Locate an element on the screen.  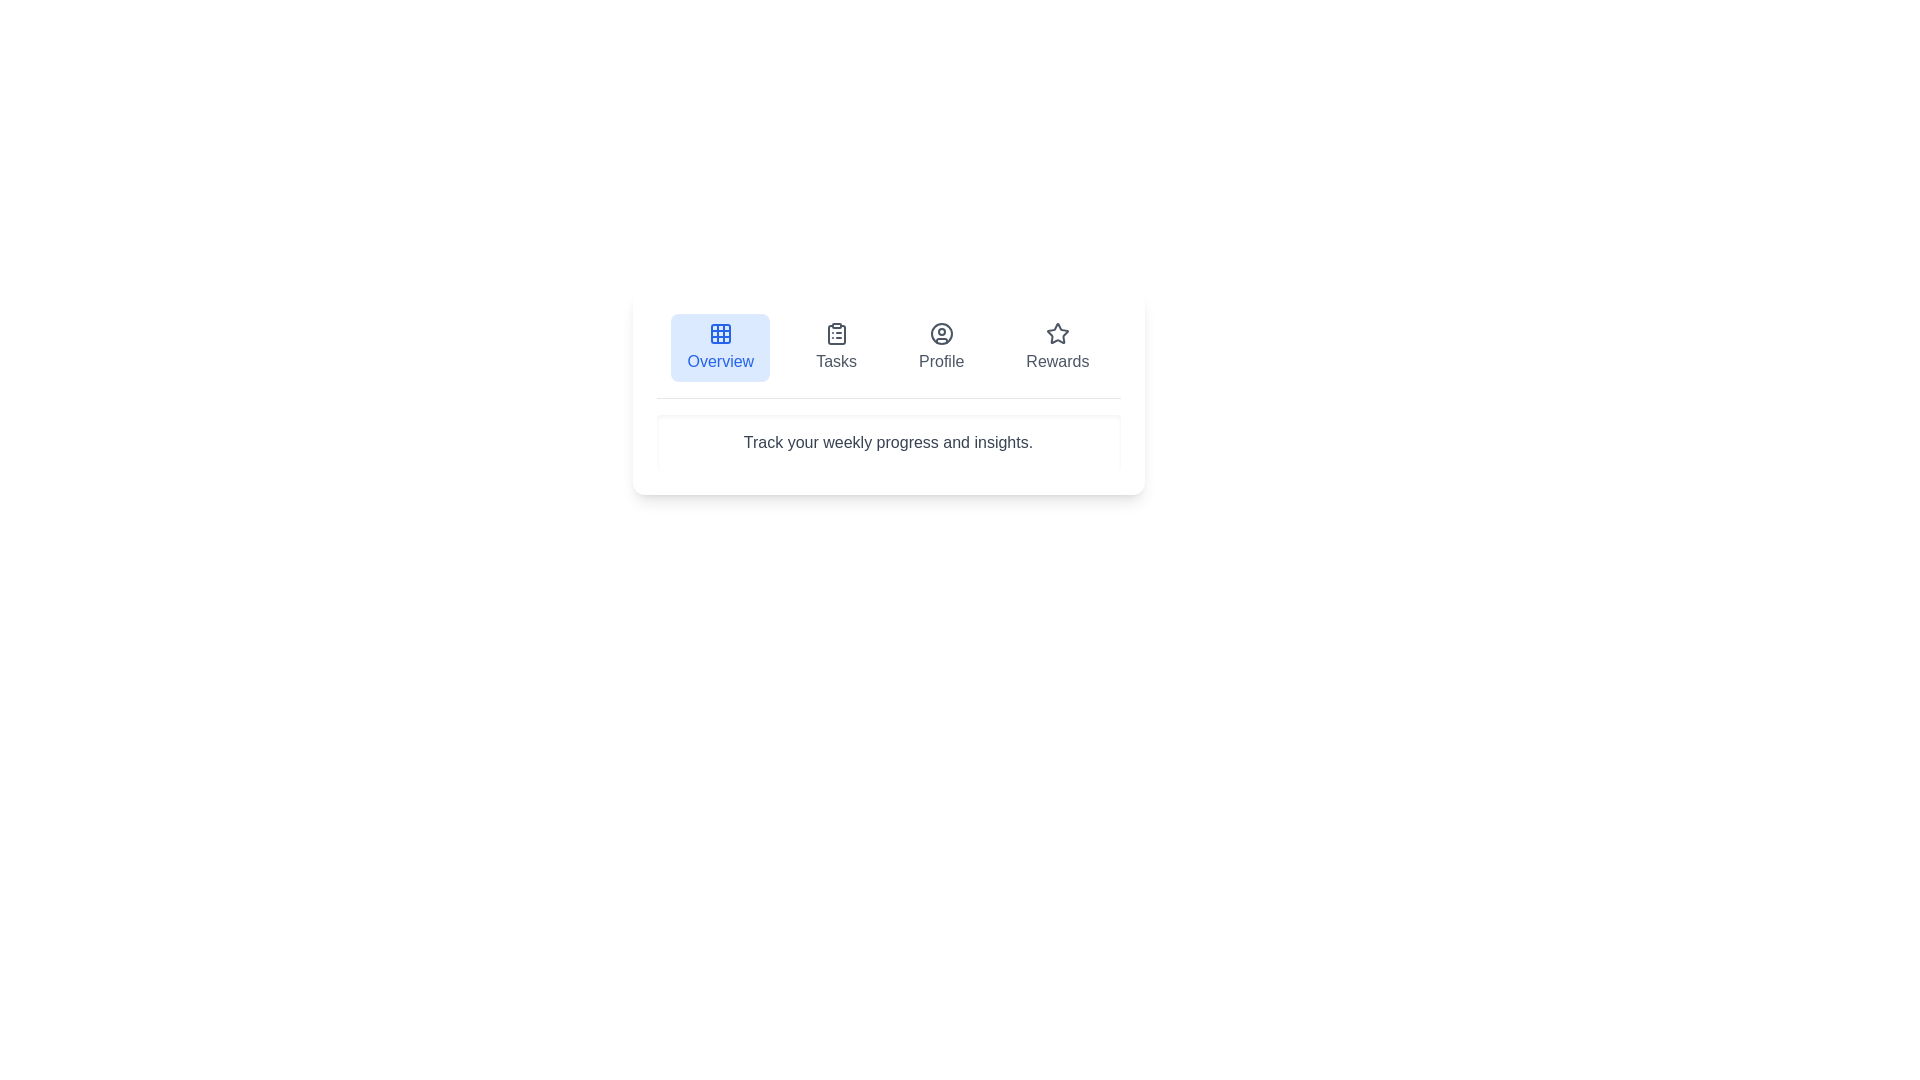
the Profile icon component located in the second segment of a four-icon navigation bar, which is the third icon from the left, for navigation is located at coordinates (940, 333).